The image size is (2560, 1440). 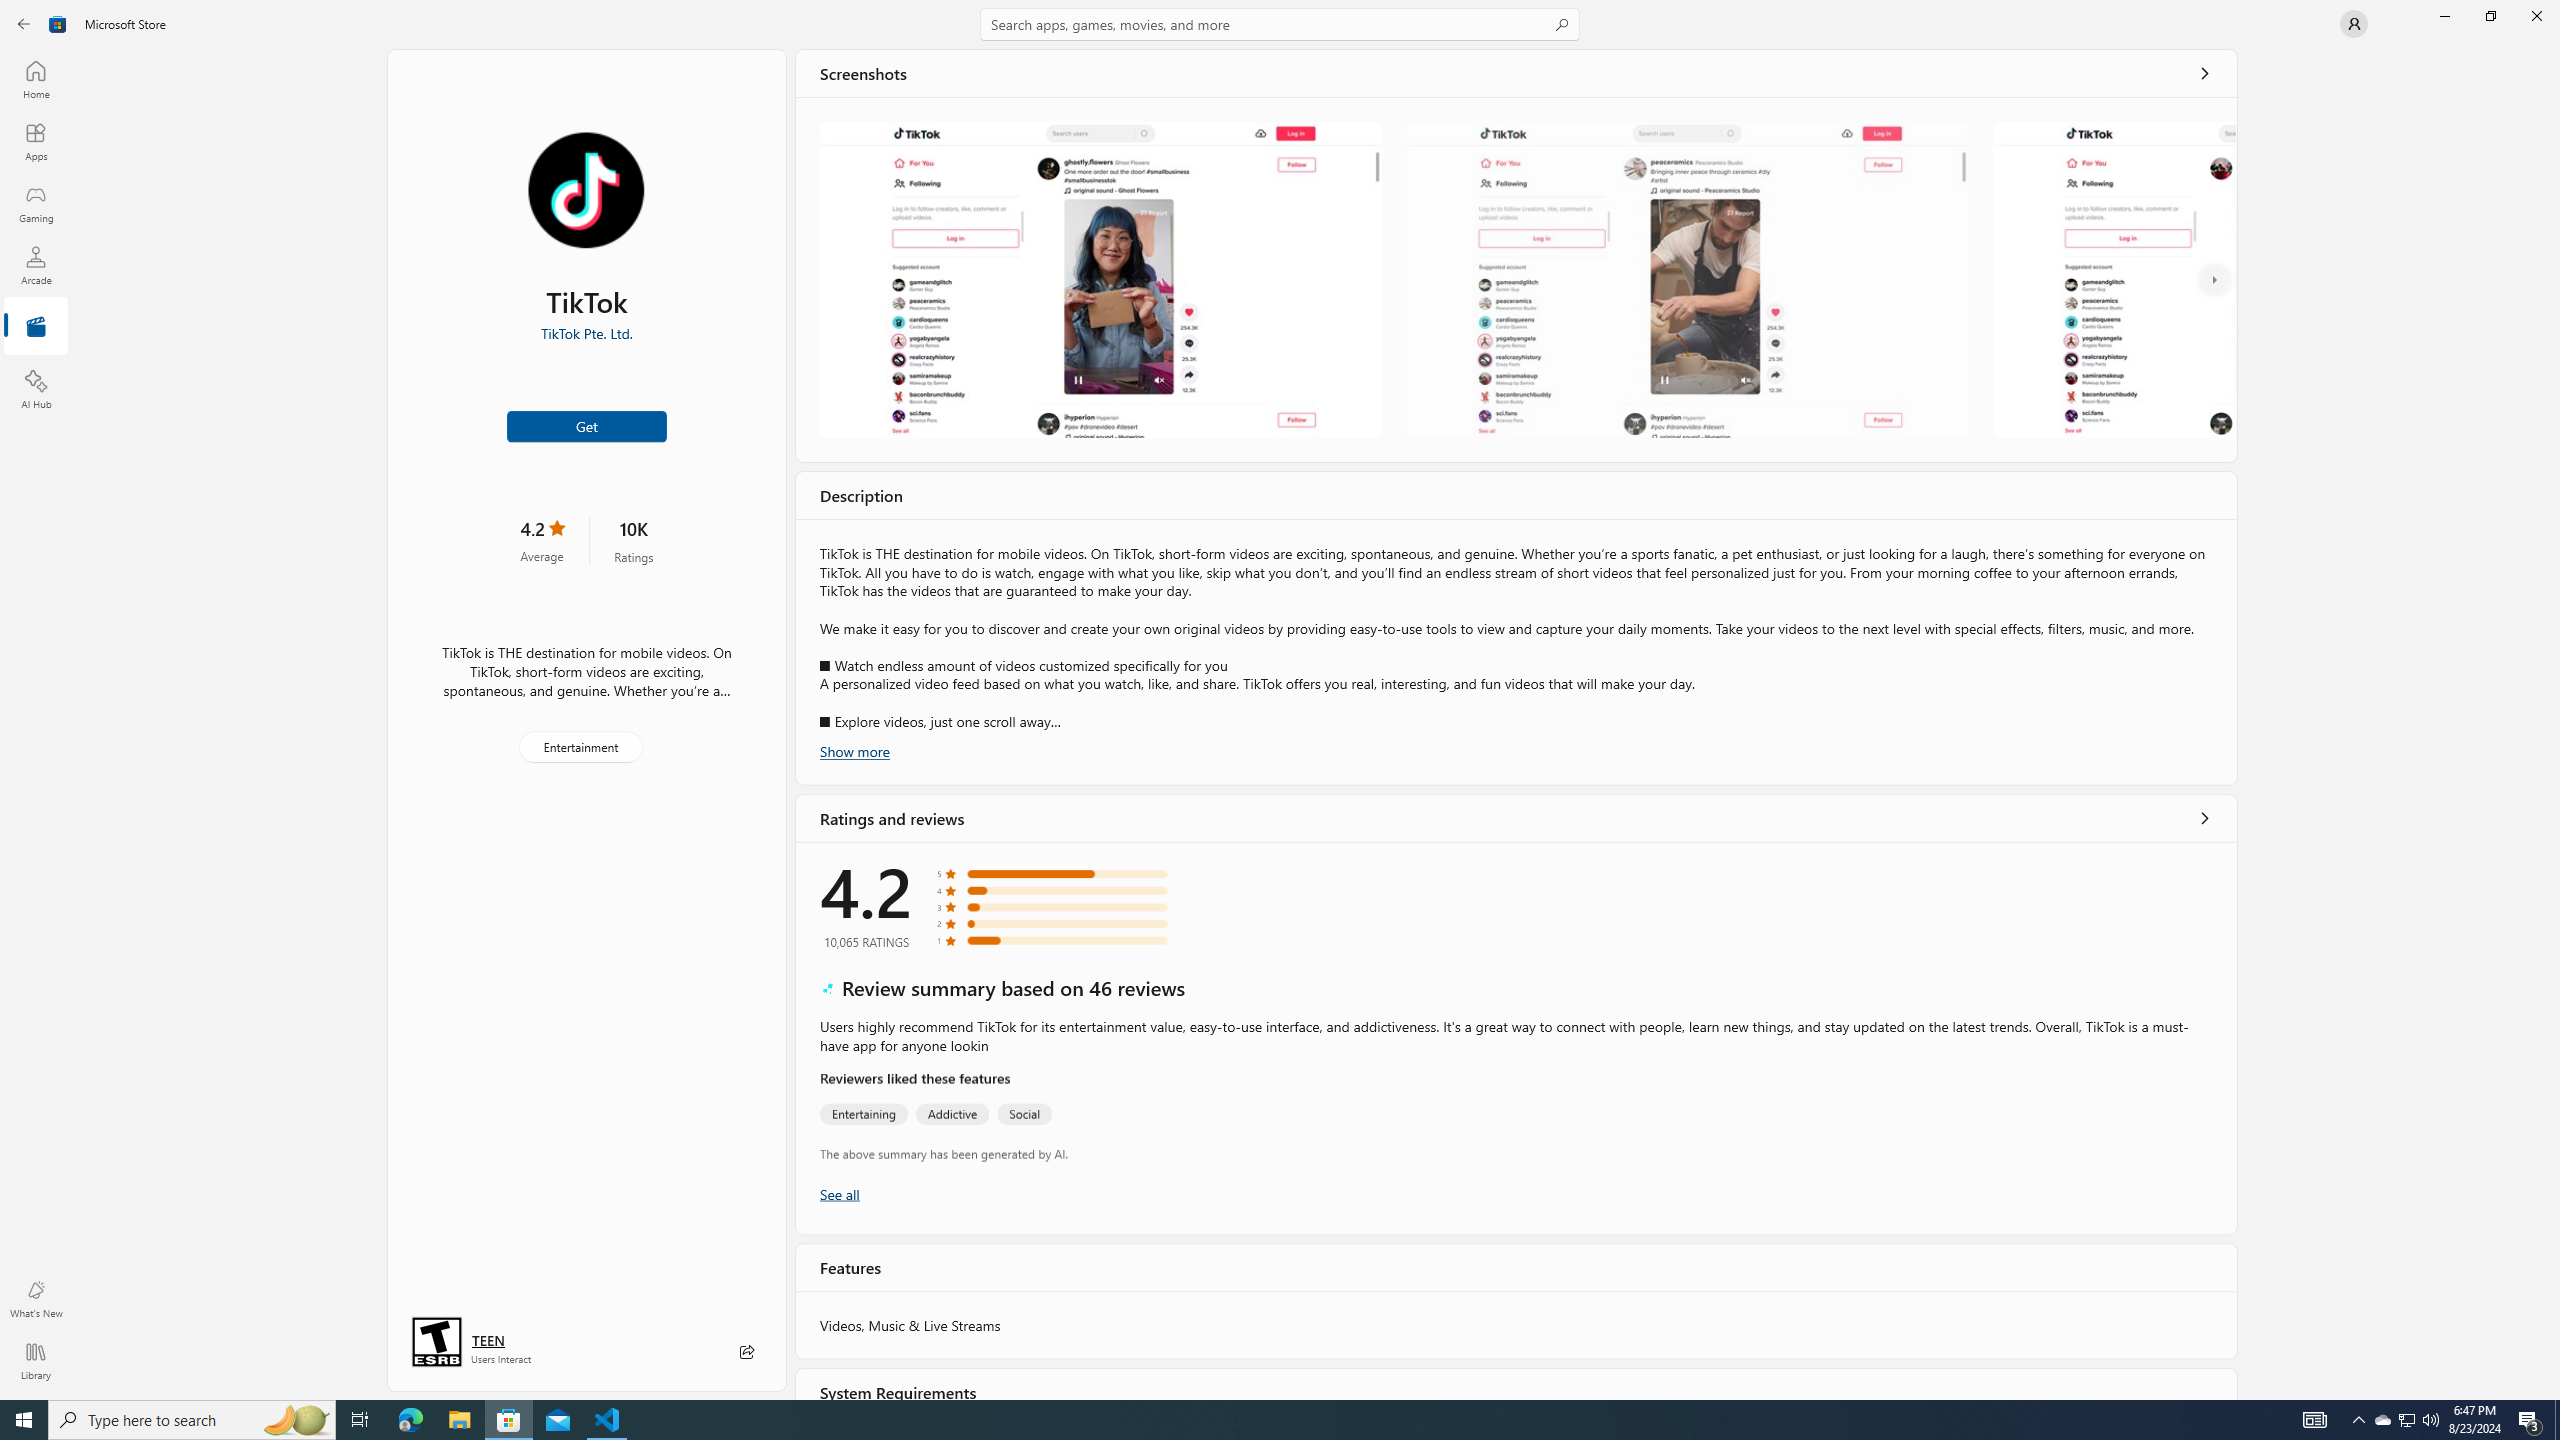 What do you see at coordinates (34, 141) in the screenshot?
I see `'Apps'` at bounding box center [34, 141].